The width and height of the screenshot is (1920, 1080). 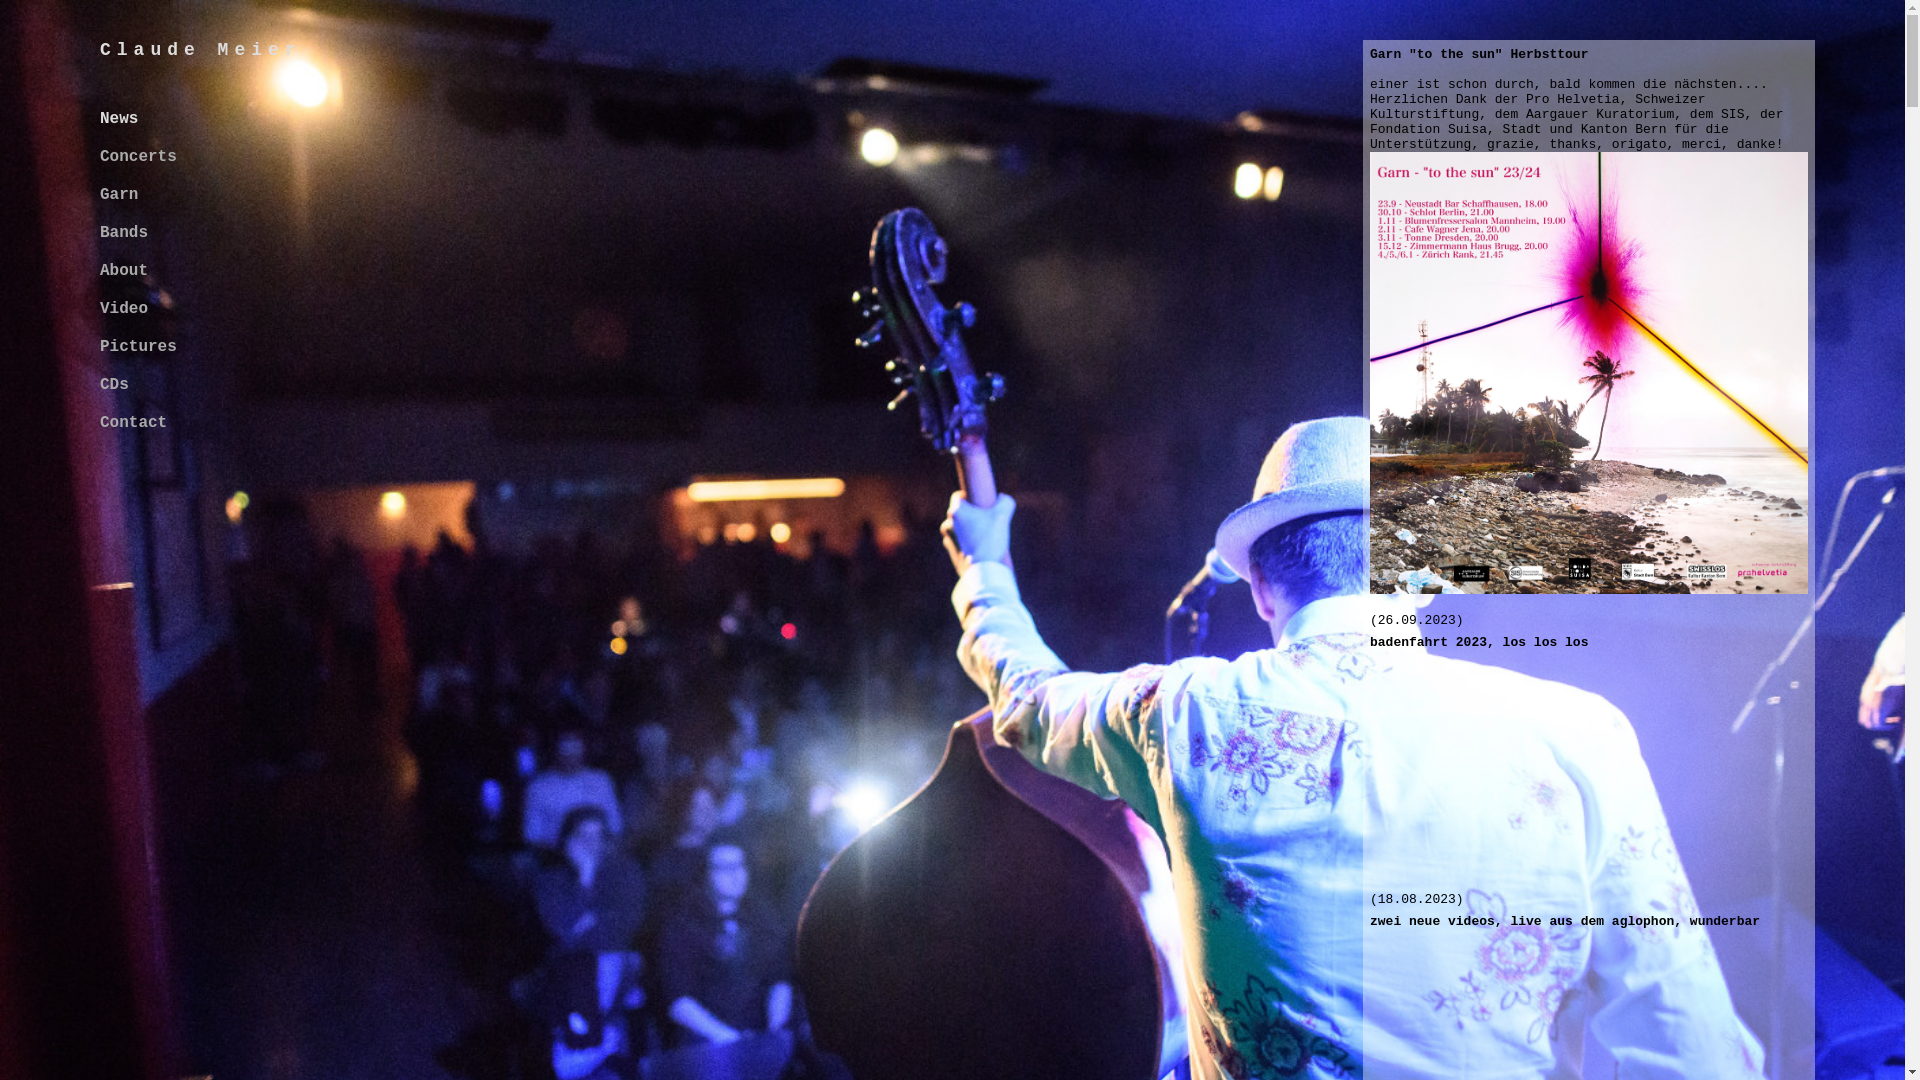 What do you see at coordinates (132, 422) in the screenshot?
I see `'Contact'` at bounding box center [132, 422].